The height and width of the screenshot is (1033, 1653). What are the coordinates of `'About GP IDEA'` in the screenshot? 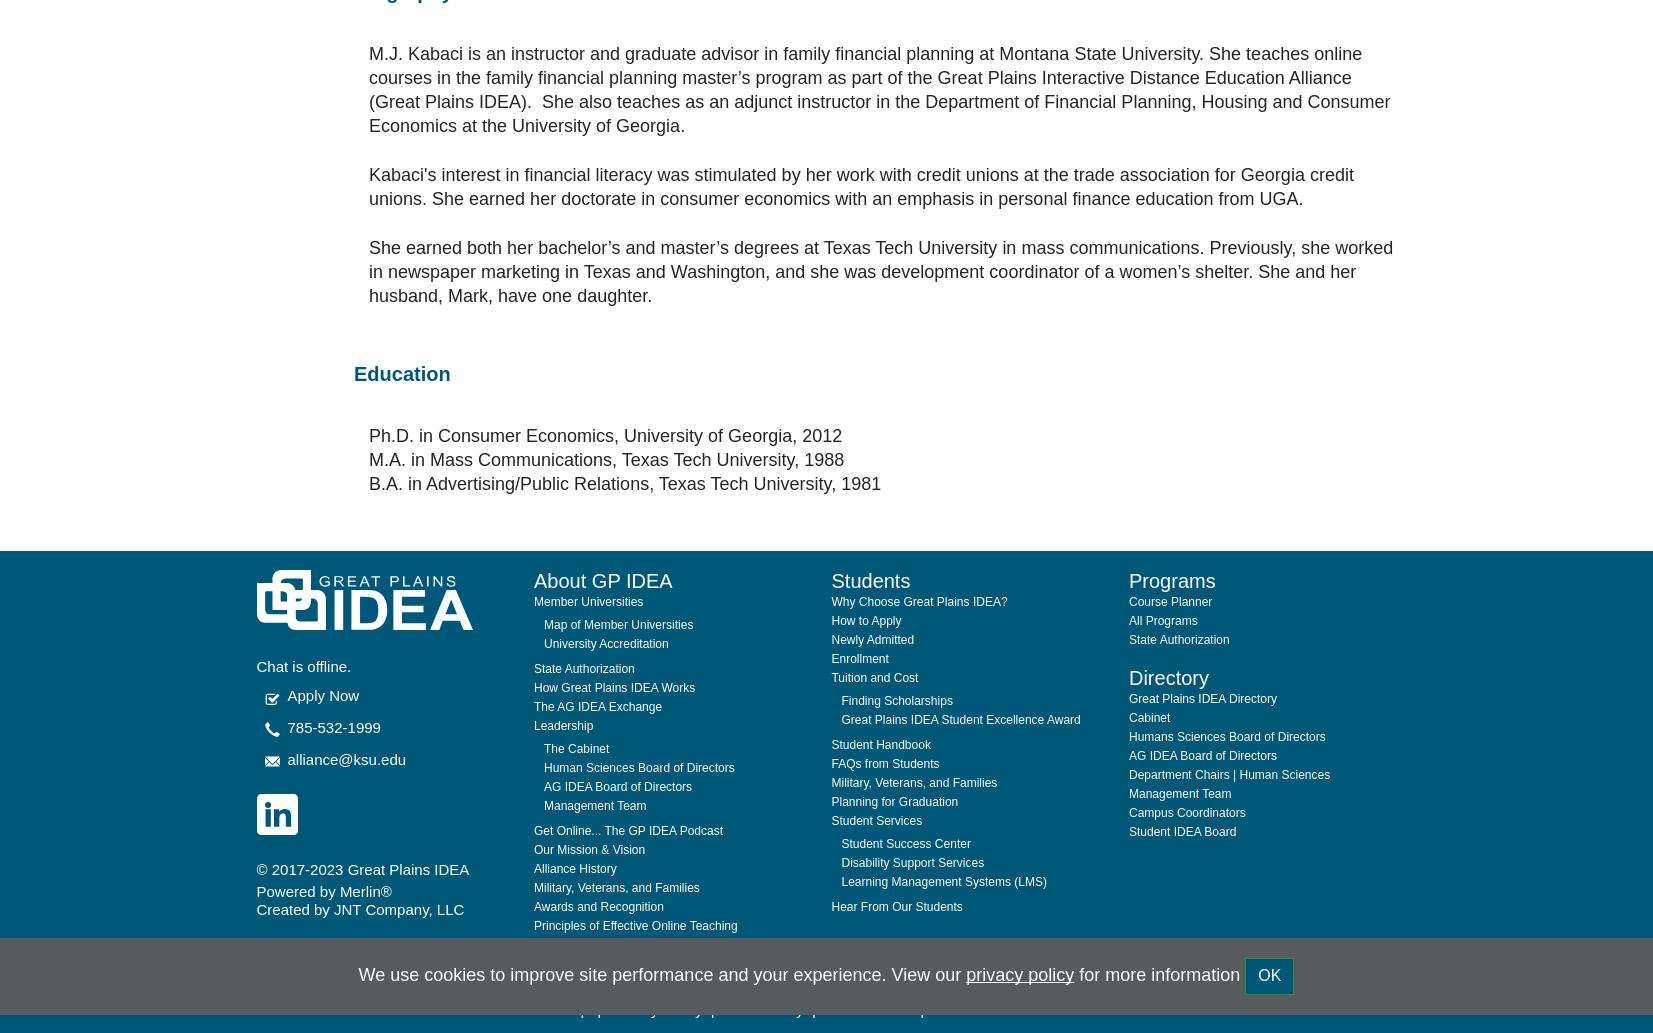 It's located at (602, 530).